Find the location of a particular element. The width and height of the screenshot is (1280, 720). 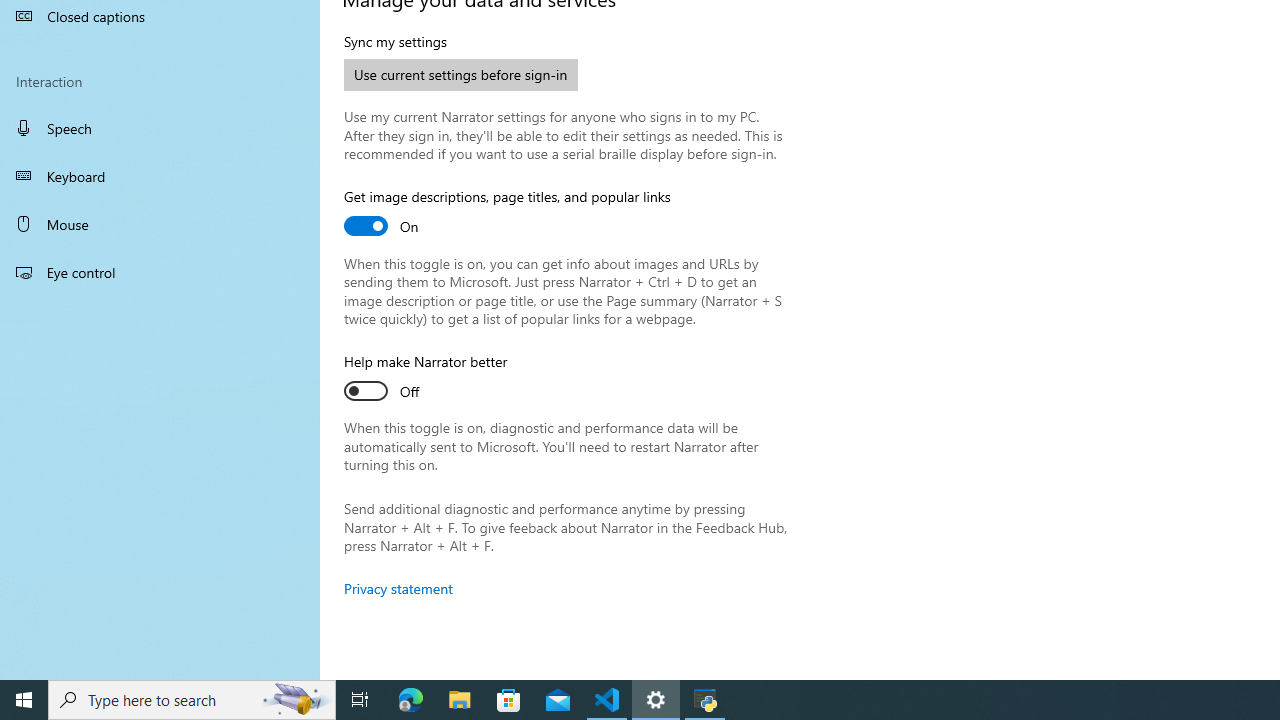

'Speech' is located at coordinates (160, 127).